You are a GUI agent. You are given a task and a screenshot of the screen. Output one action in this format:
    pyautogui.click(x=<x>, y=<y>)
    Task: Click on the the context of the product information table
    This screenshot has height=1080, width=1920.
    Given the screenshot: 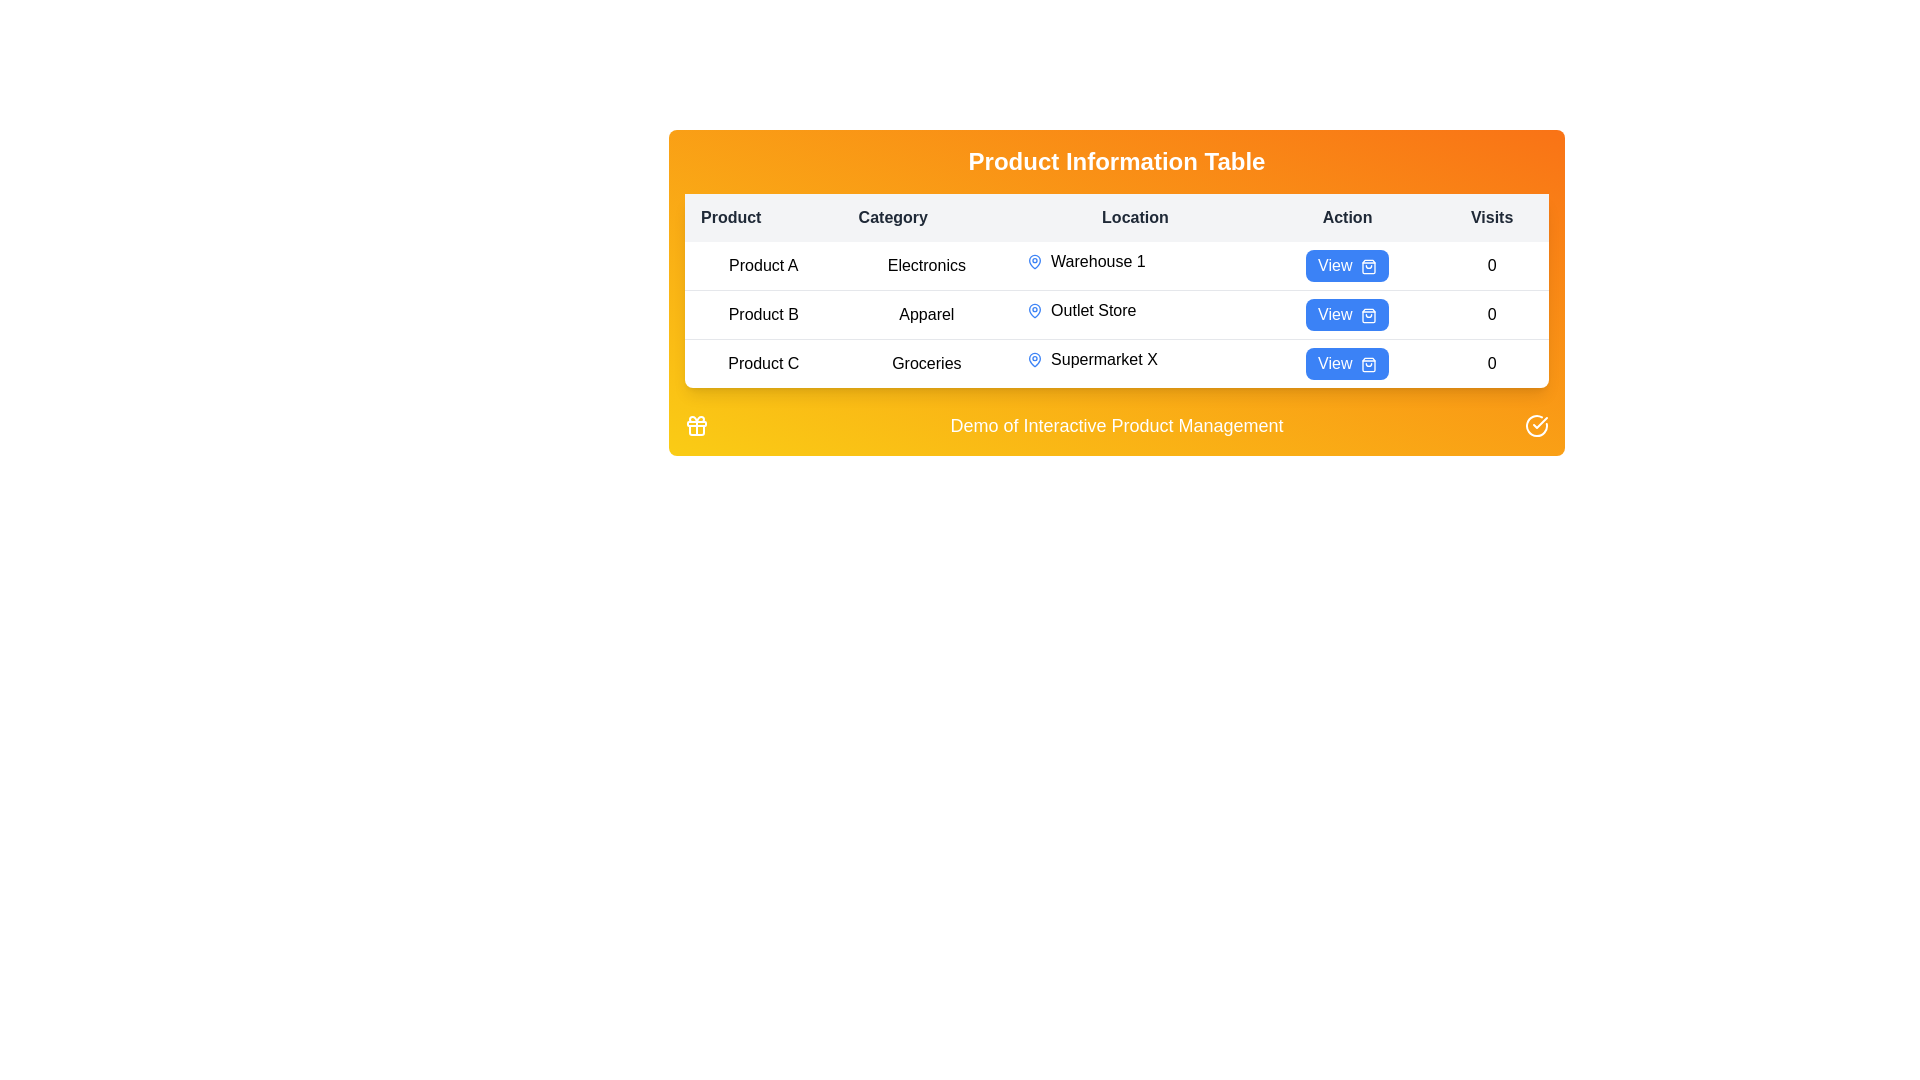 What is the action you would take?
    pyautogui.click(x=1116, y=161)
    